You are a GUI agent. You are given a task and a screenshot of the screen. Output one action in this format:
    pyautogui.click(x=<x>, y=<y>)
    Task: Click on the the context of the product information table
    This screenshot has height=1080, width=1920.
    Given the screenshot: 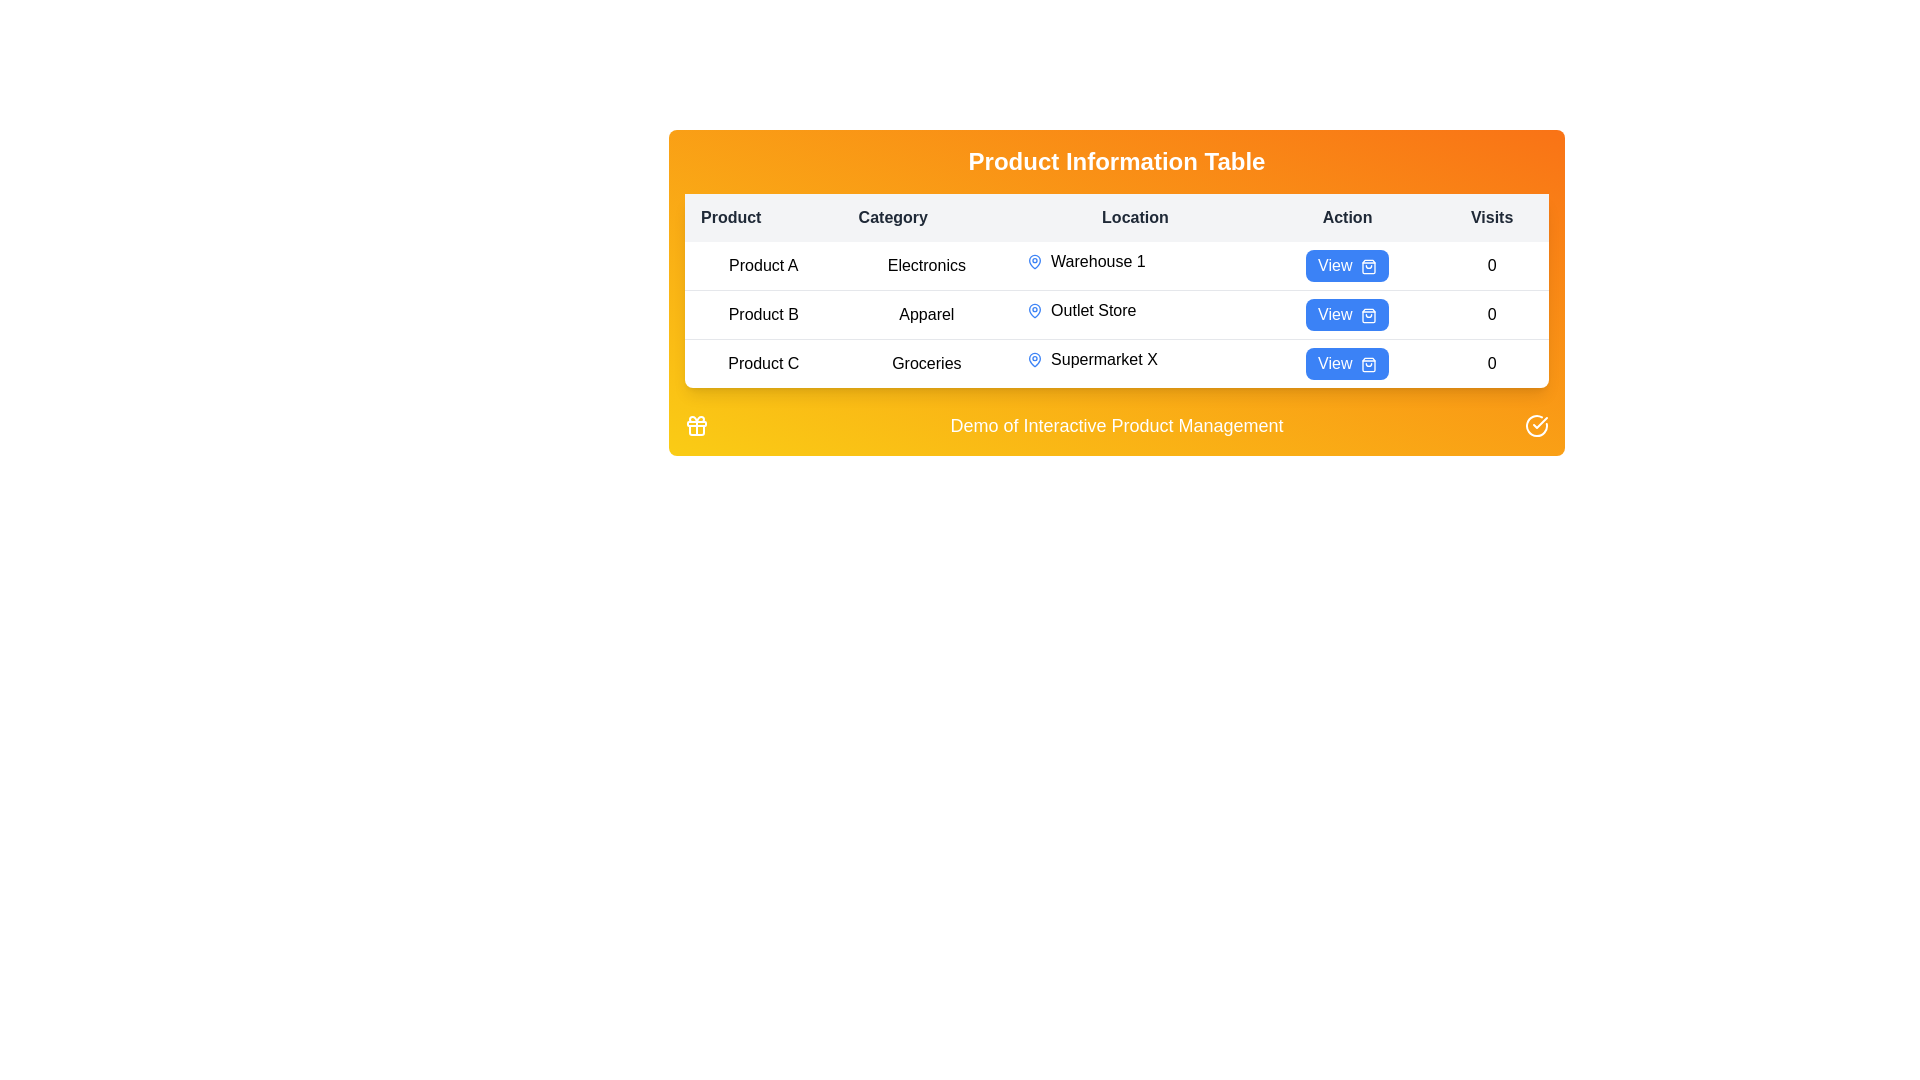 What is the action you would take?
    pyautogui.click(x=1116, y=161)
    